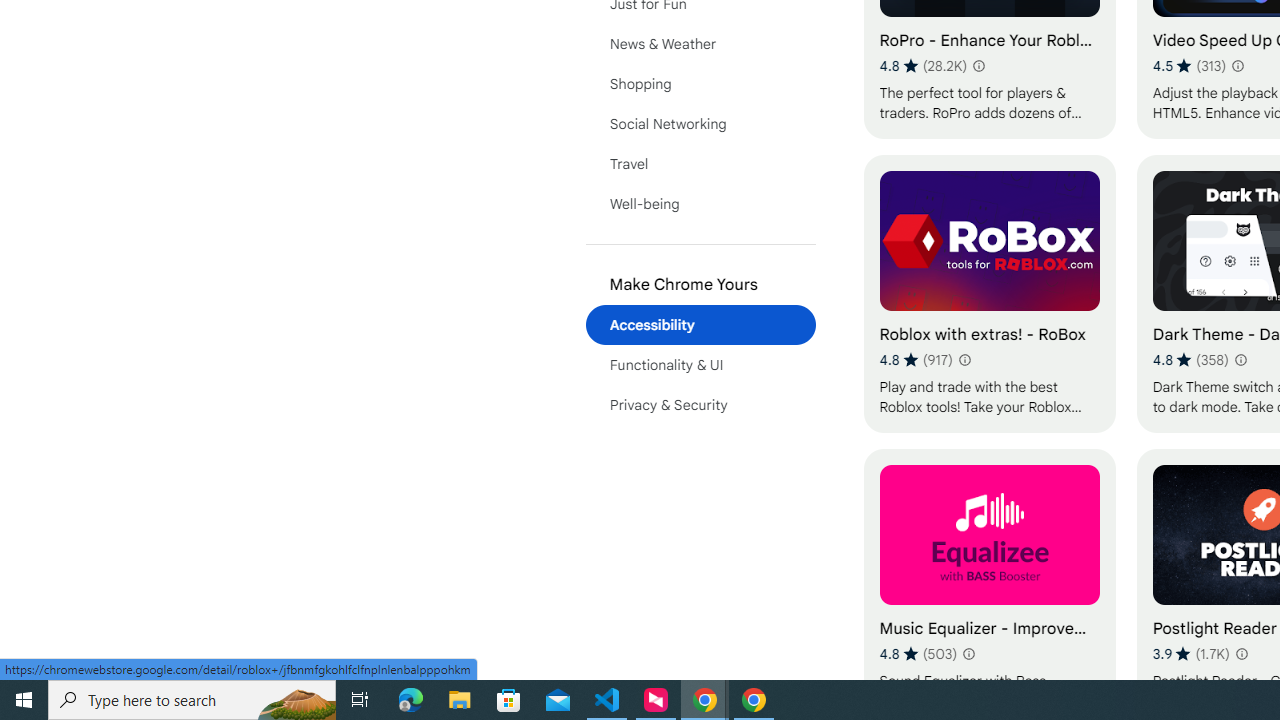  I want to click on 'Privacy & Security', so click(700, 405).